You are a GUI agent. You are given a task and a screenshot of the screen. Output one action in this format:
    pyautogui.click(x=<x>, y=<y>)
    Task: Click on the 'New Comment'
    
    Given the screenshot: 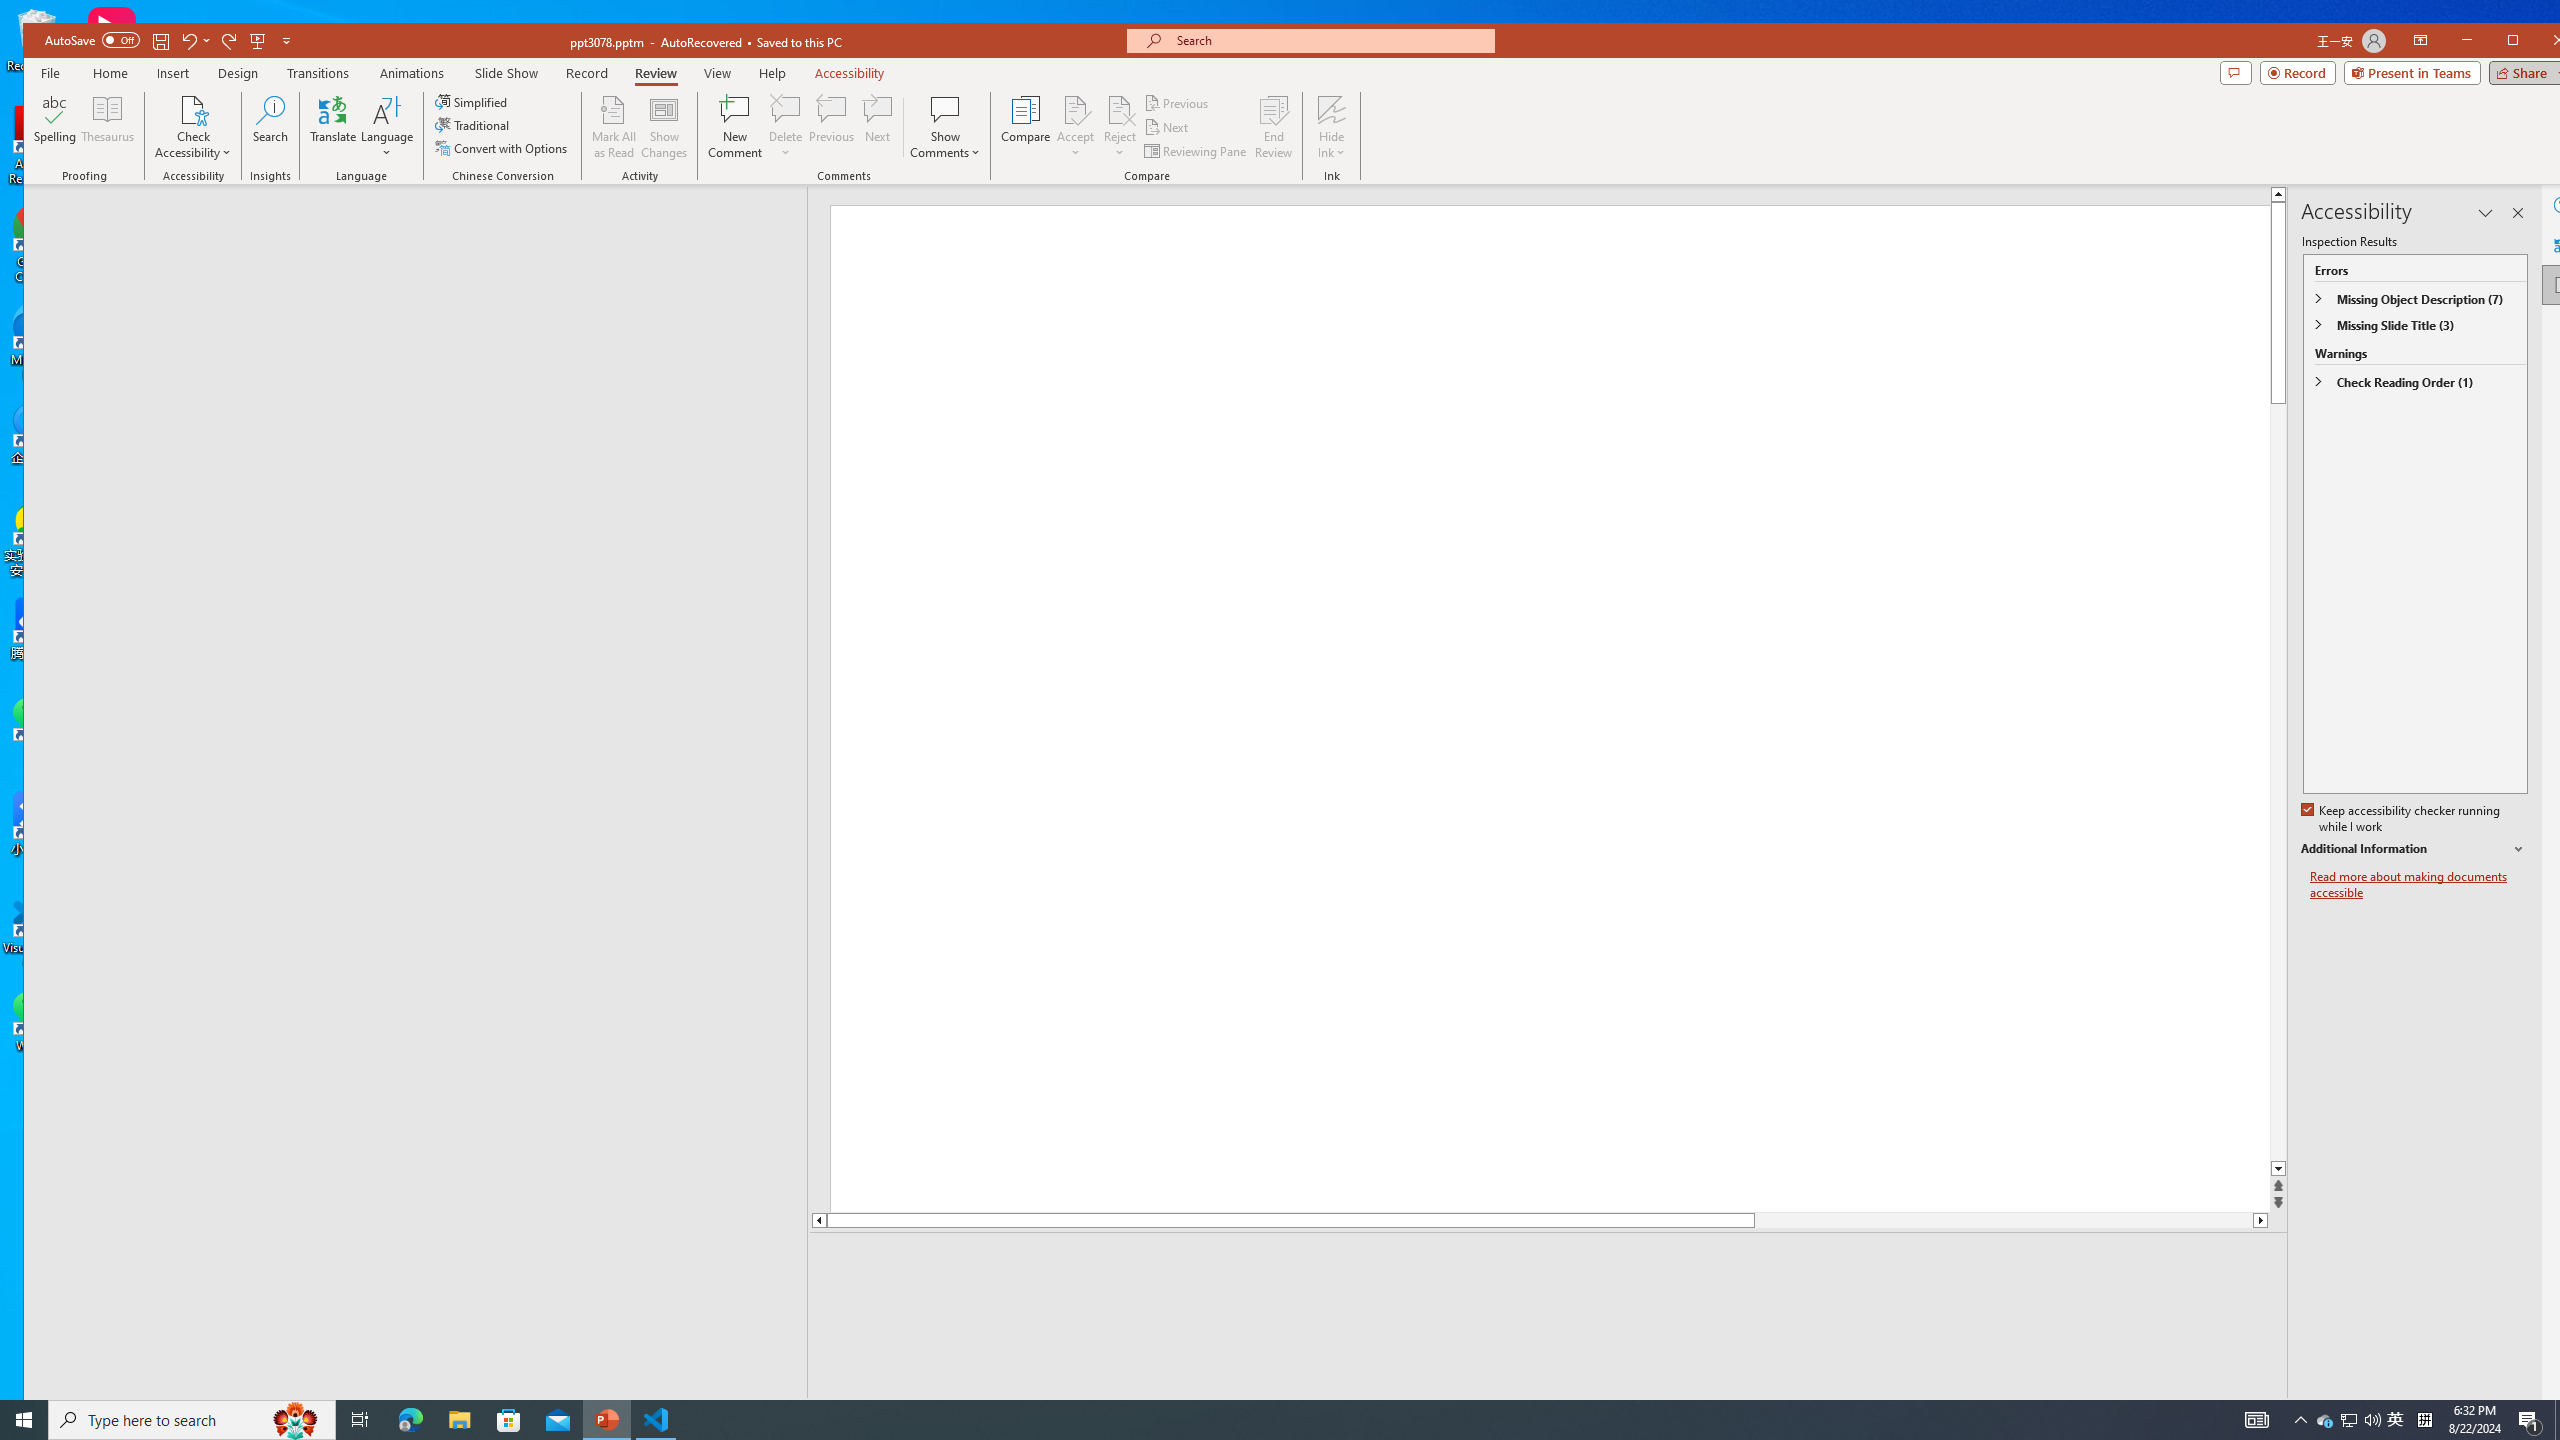 What is the action you would take?
    pyautogui.click(x=735, y=126)
    